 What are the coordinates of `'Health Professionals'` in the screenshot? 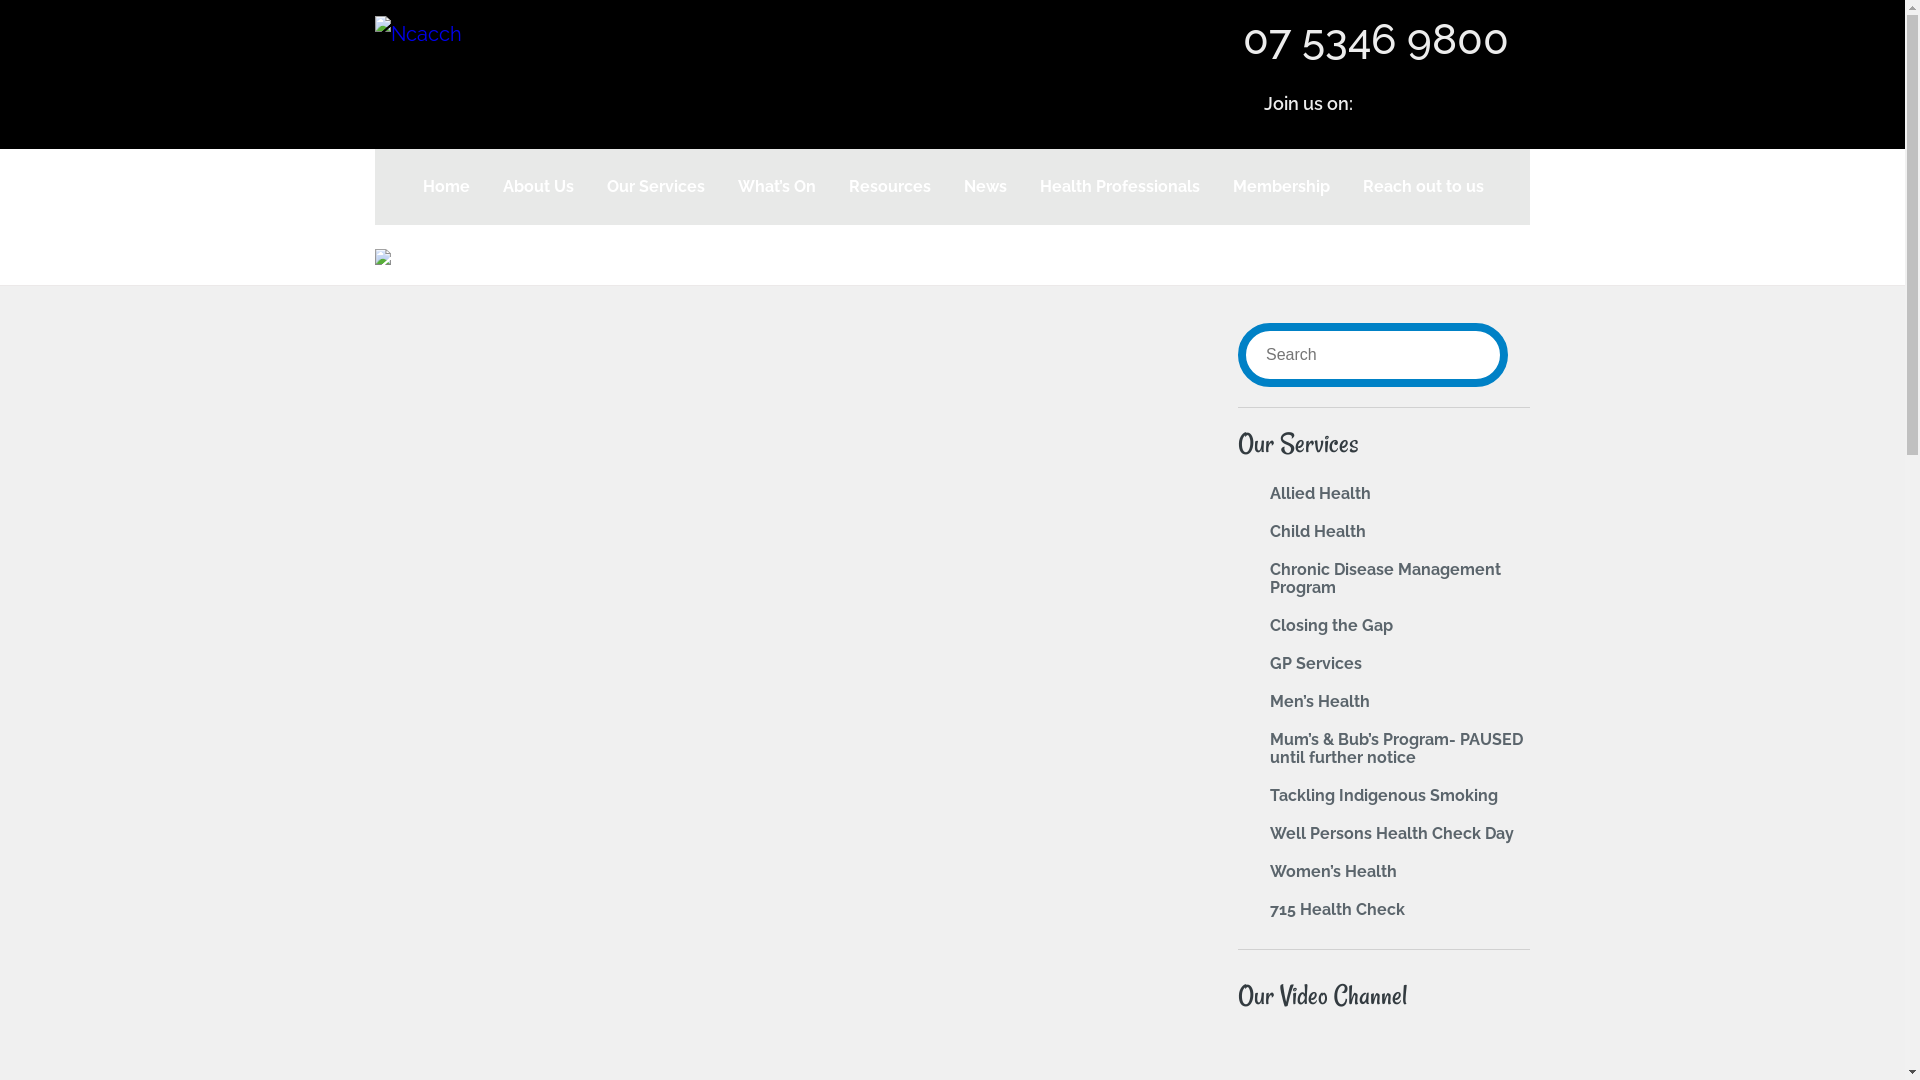 It's located at (1117, 186).